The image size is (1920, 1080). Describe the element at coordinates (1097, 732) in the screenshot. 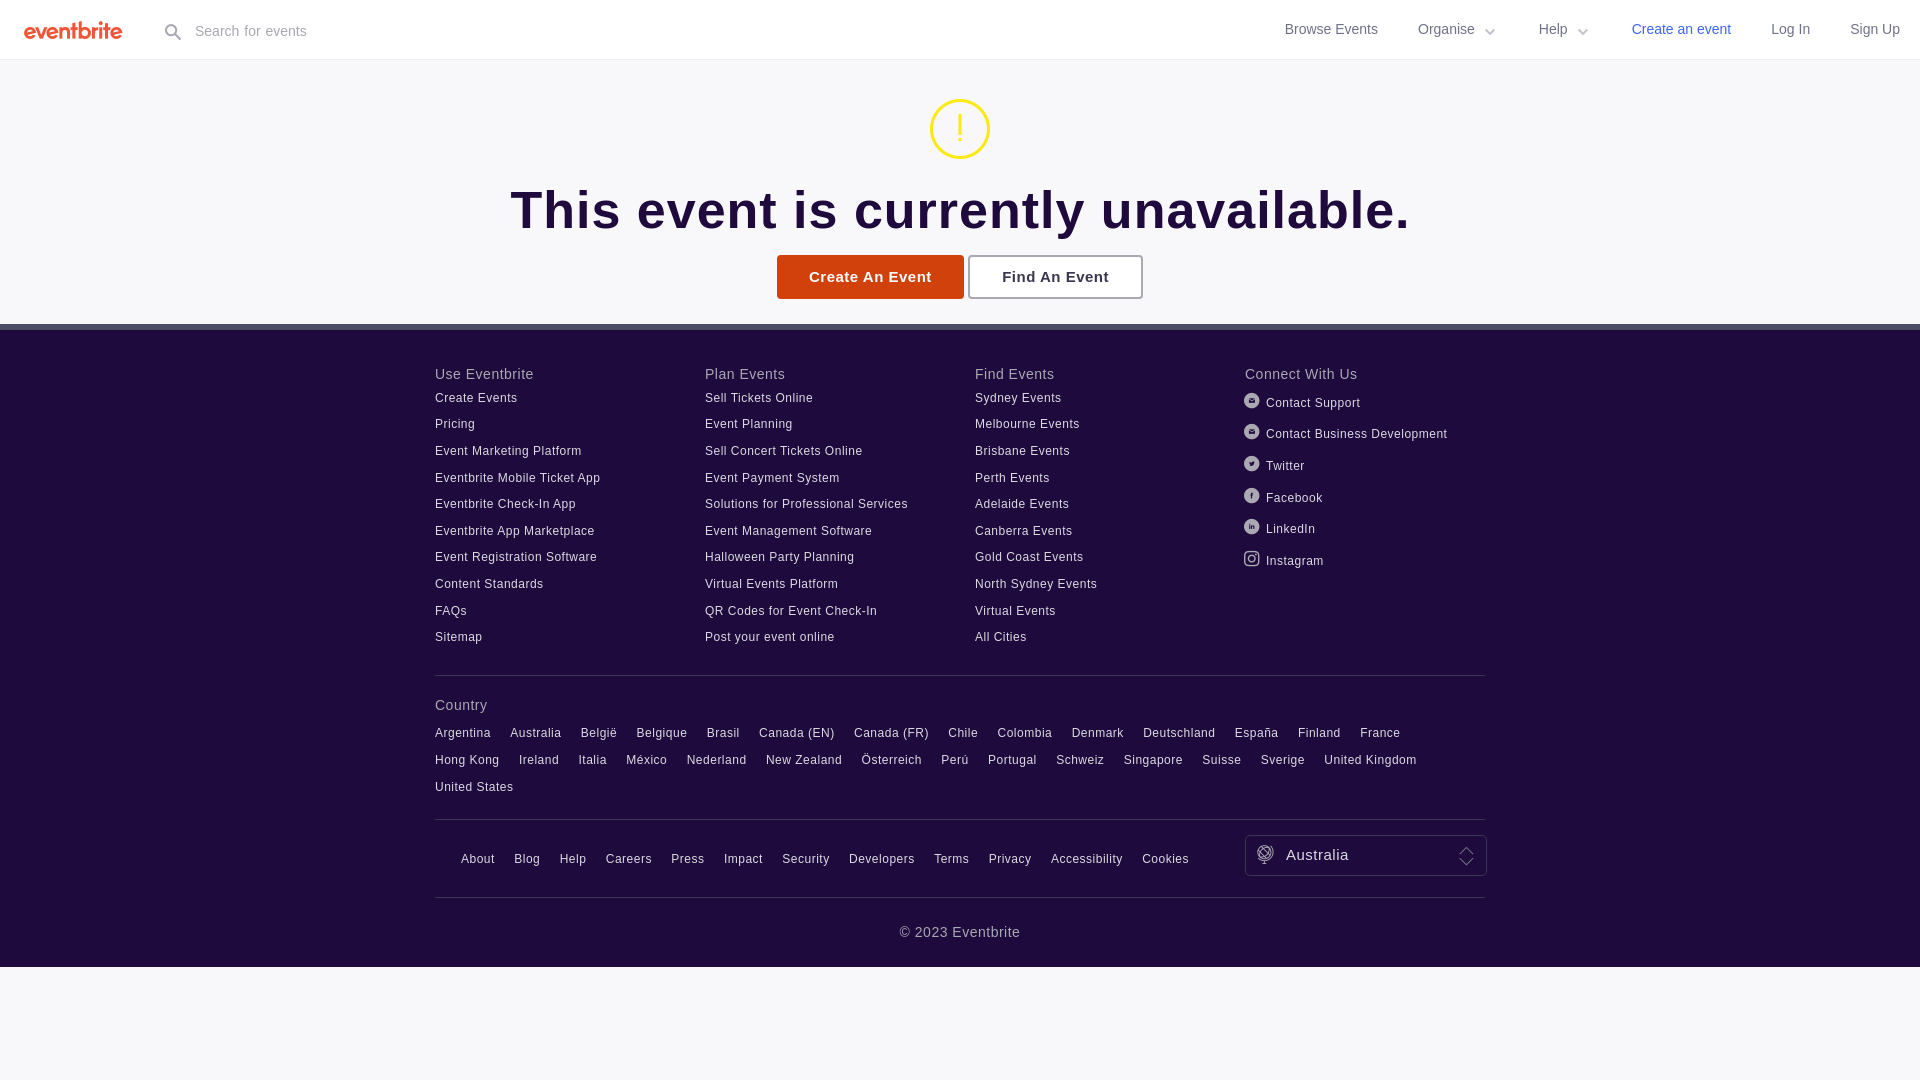

I see `'Denmark'` at that location.